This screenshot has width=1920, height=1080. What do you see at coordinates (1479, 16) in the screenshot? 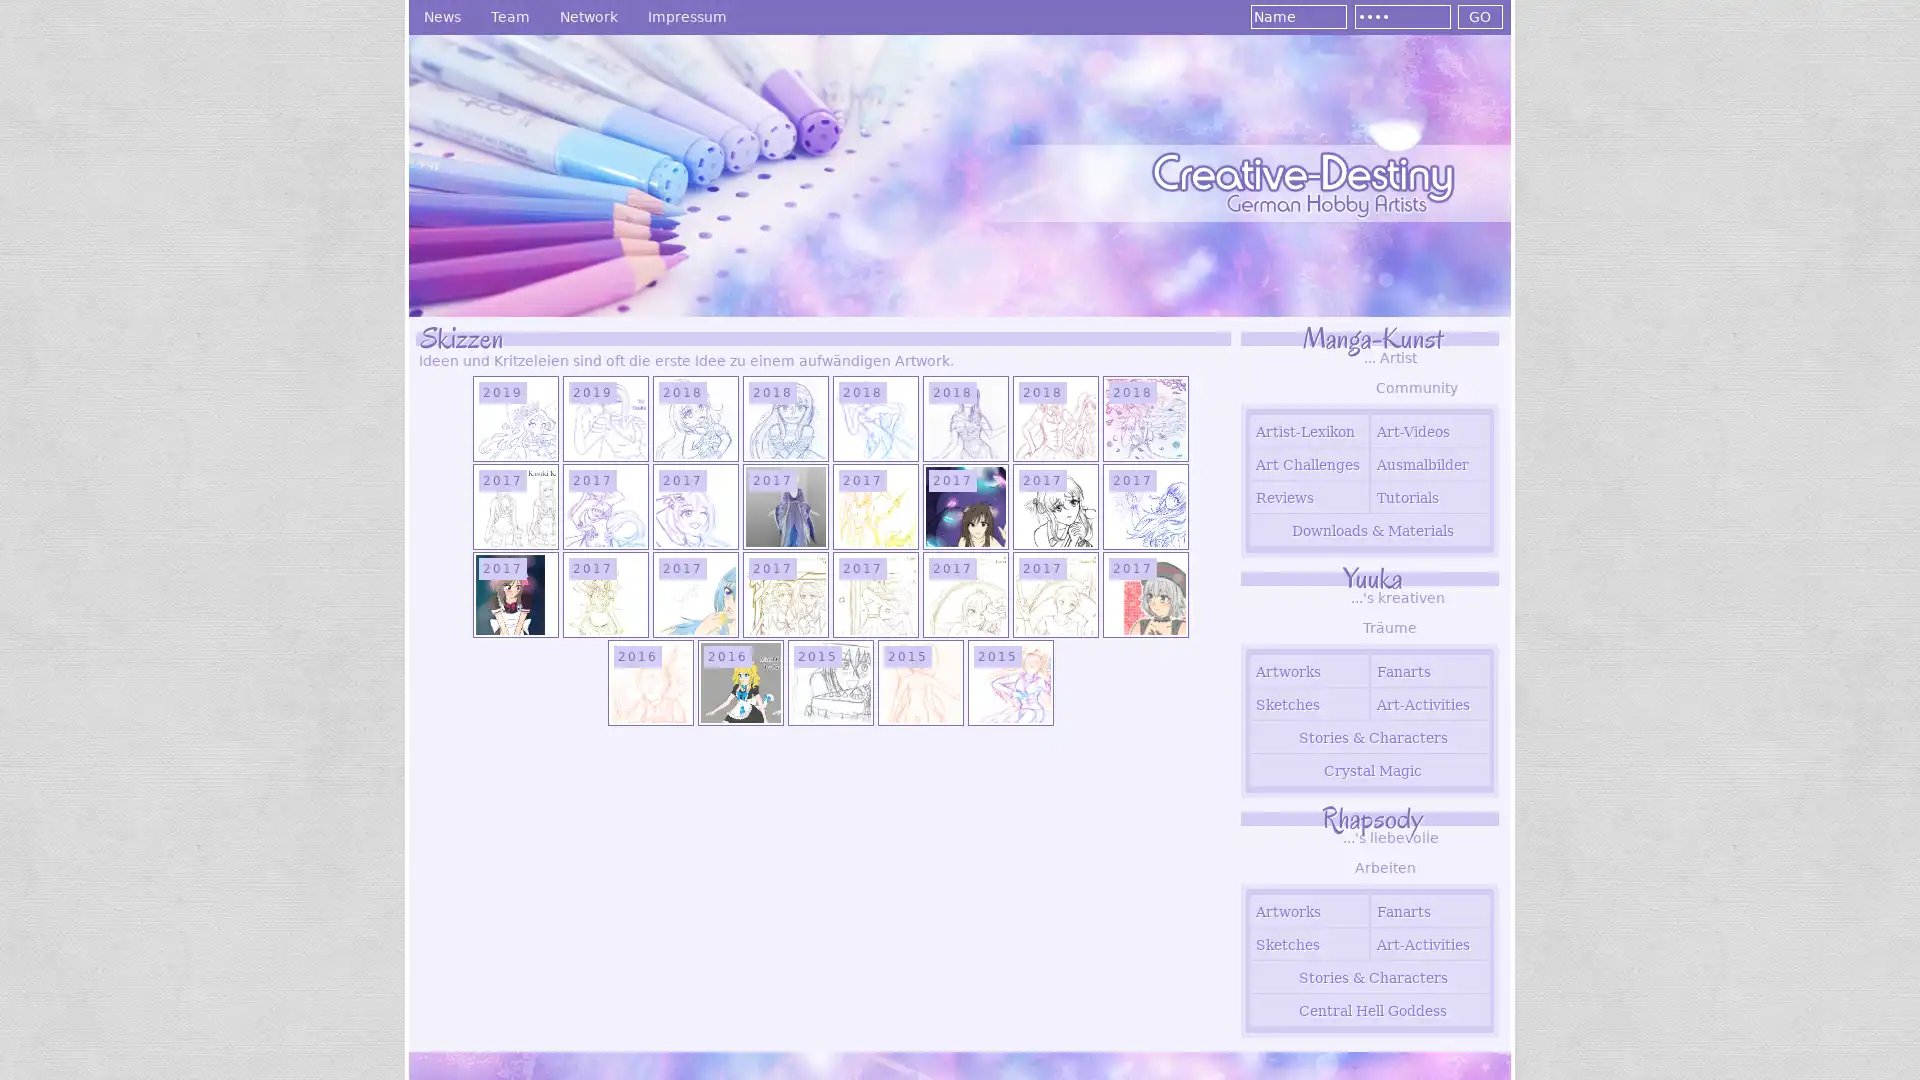
I see `GO` at bounding box center [1479, 16].